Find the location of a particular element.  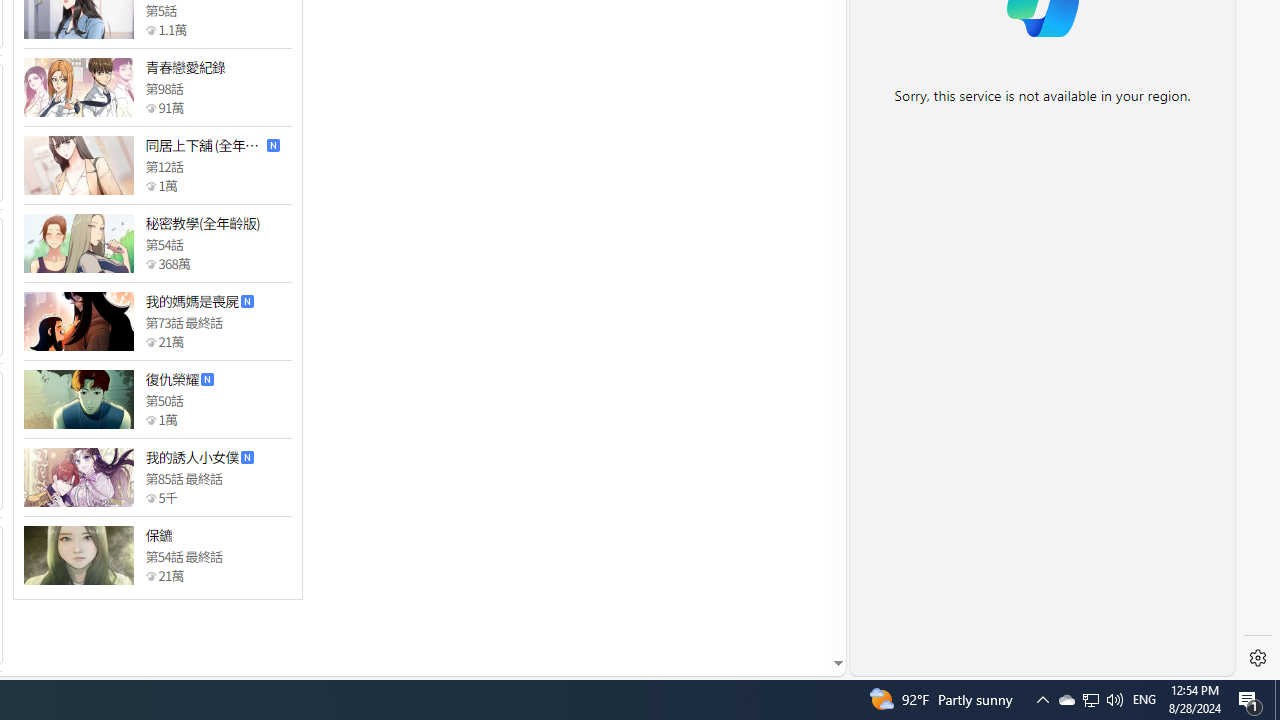

'Settings' is located at coordinates (1257, 658).